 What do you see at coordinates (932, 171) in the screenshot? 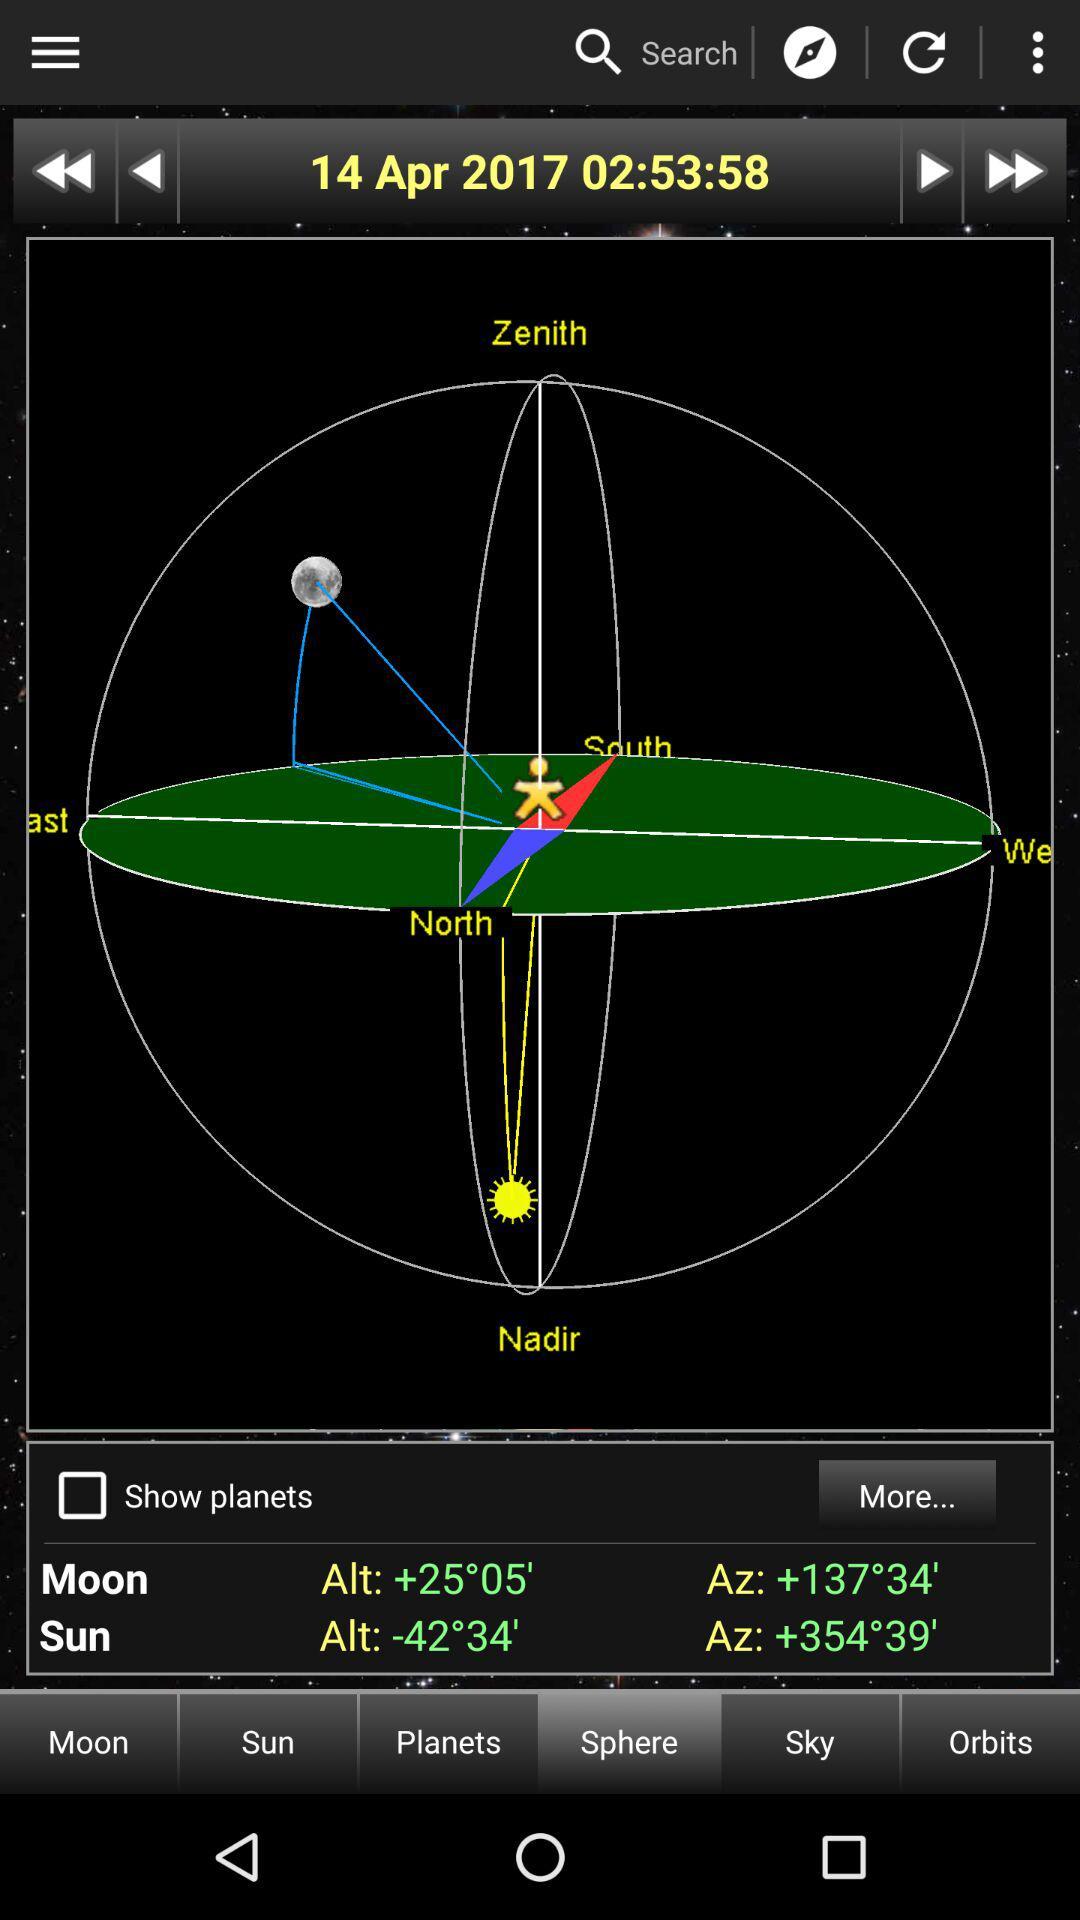
I see `next` at bounding box center [932, 171].